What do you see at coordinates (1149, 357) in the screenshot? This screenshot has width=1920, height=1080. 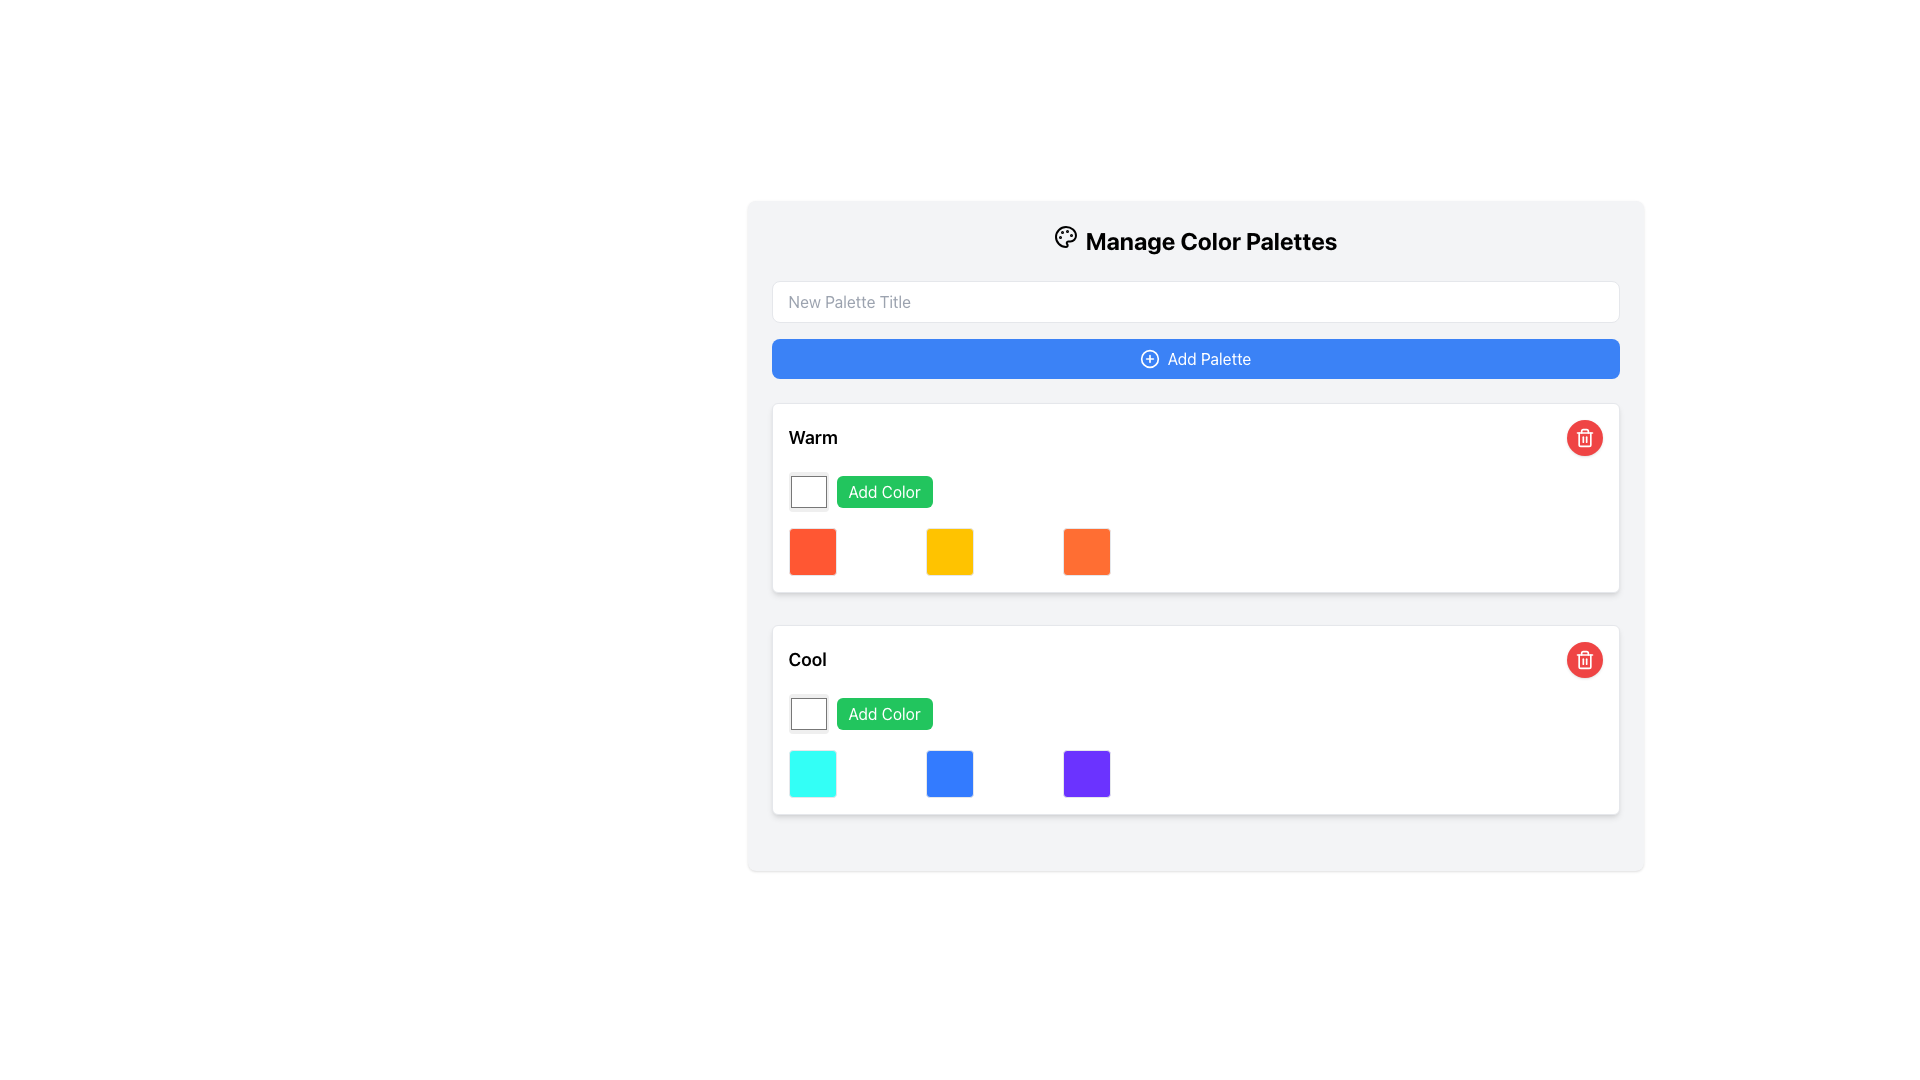 I see `the '+' icon graphic element within the 'Add Palette' button, which is a circle with a visible stroke, located at the top center of the interface` at bounding box center [1149, 357].